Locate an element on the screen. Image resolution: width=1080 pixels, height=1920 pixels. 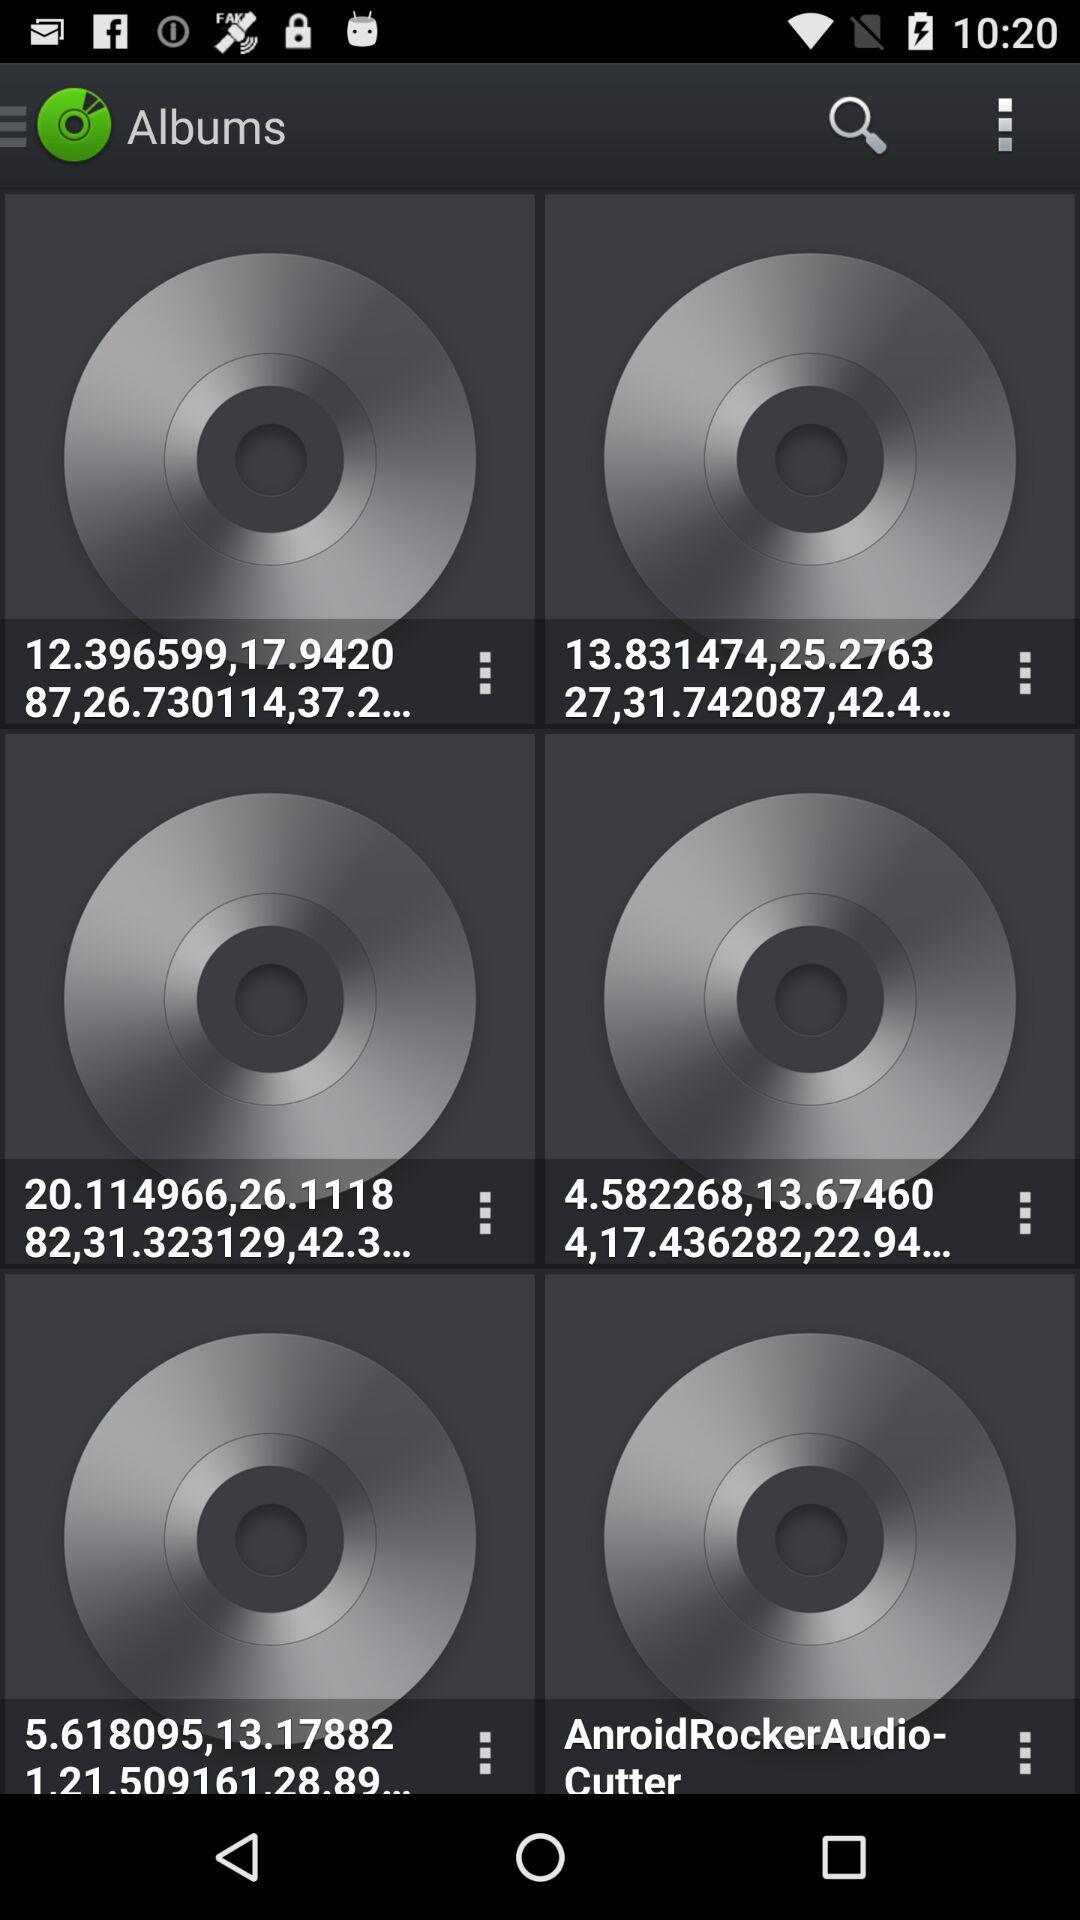
more options is located at coordinates (484, 1745).